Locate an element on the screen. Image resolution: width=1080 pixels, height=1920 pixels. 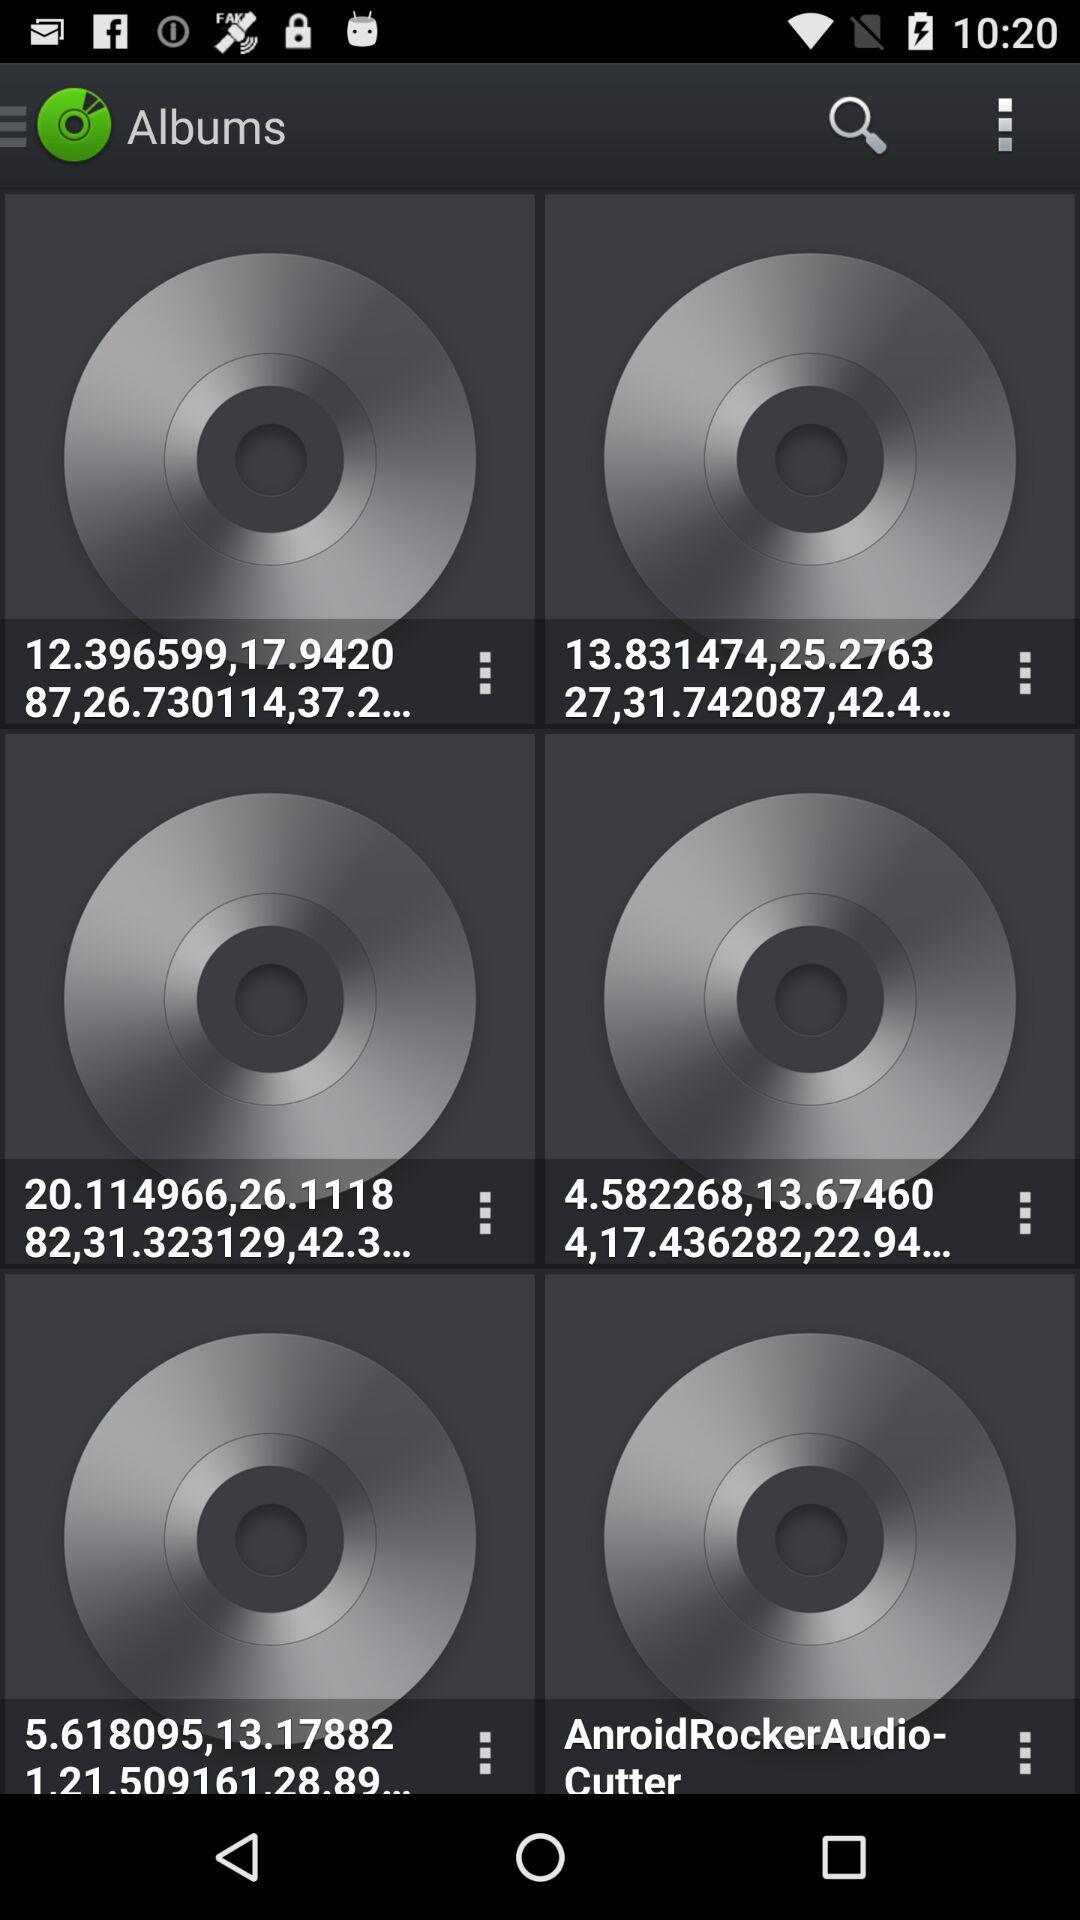
more options is located at coordinates (484, 1745).